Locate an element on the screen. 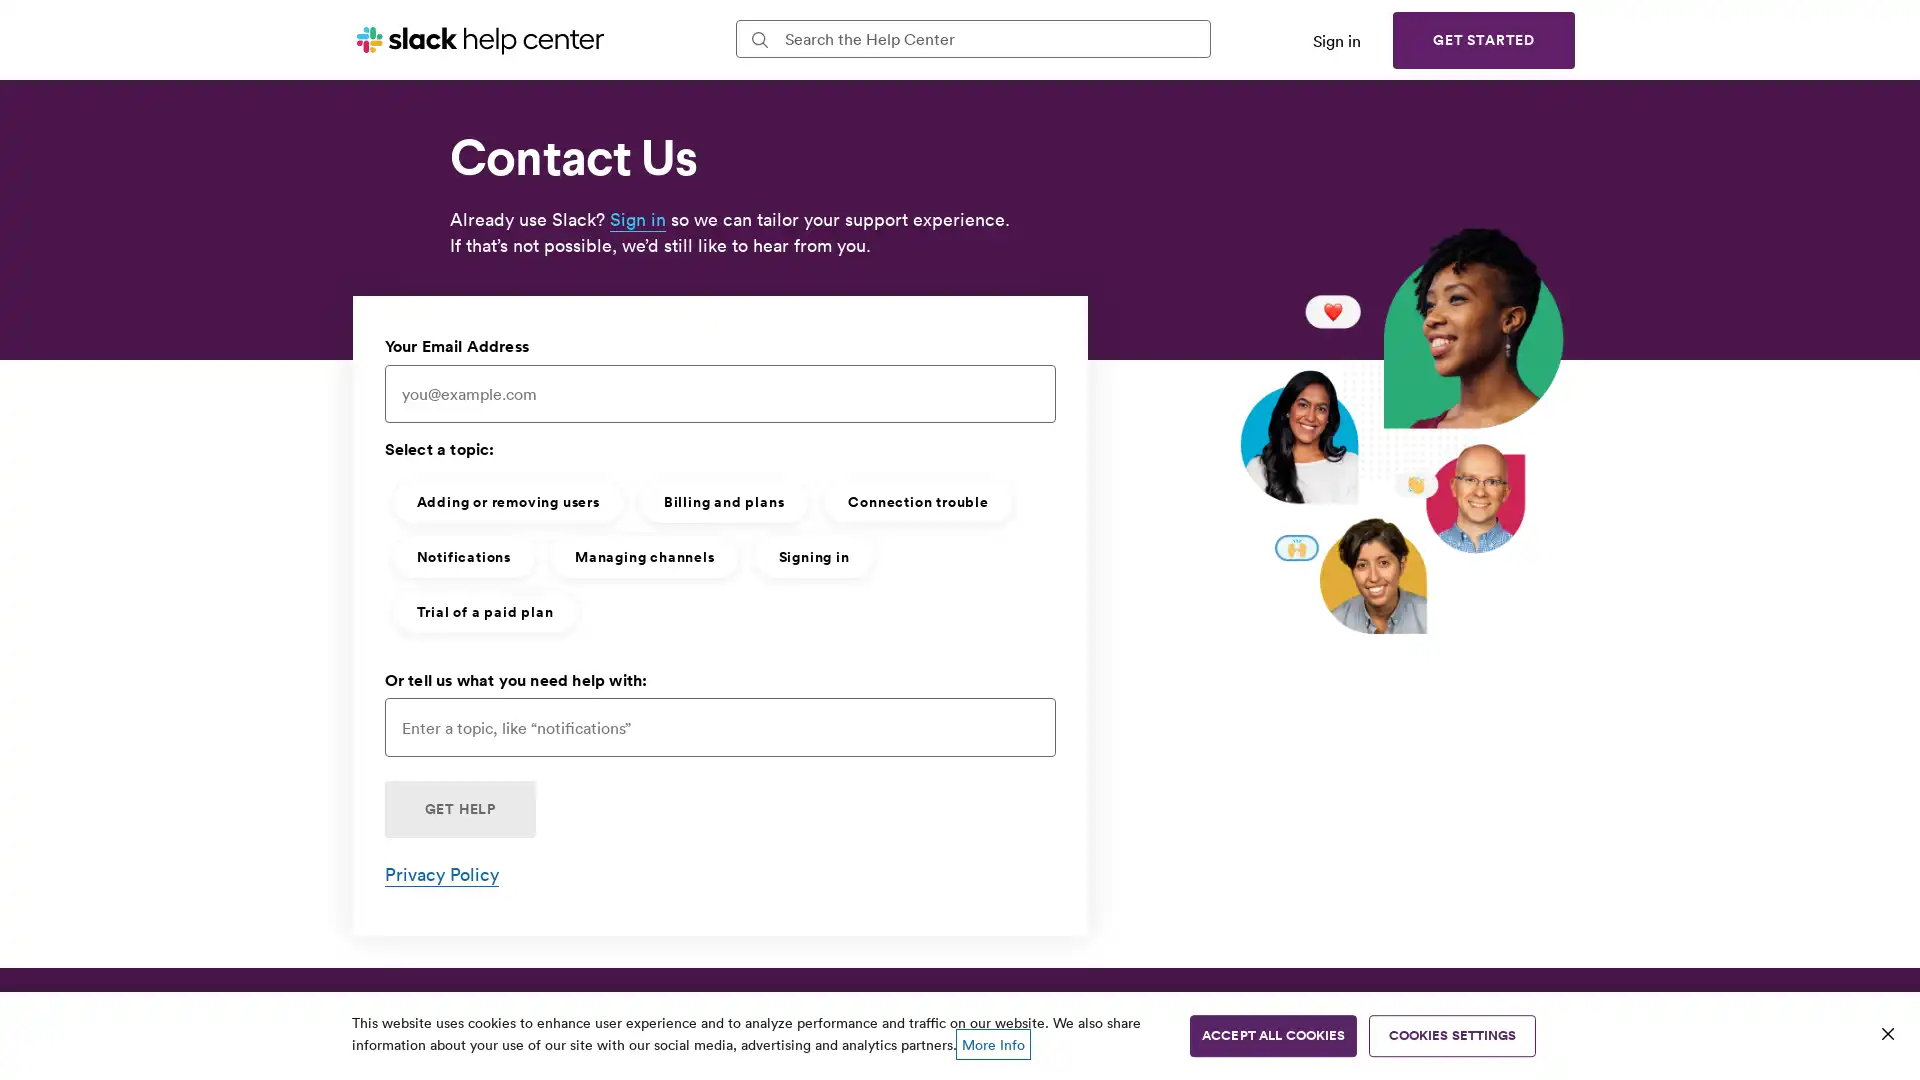 This screenshot has height=1080, width=1920. Connection trouble is located at coordinates (916, 500).